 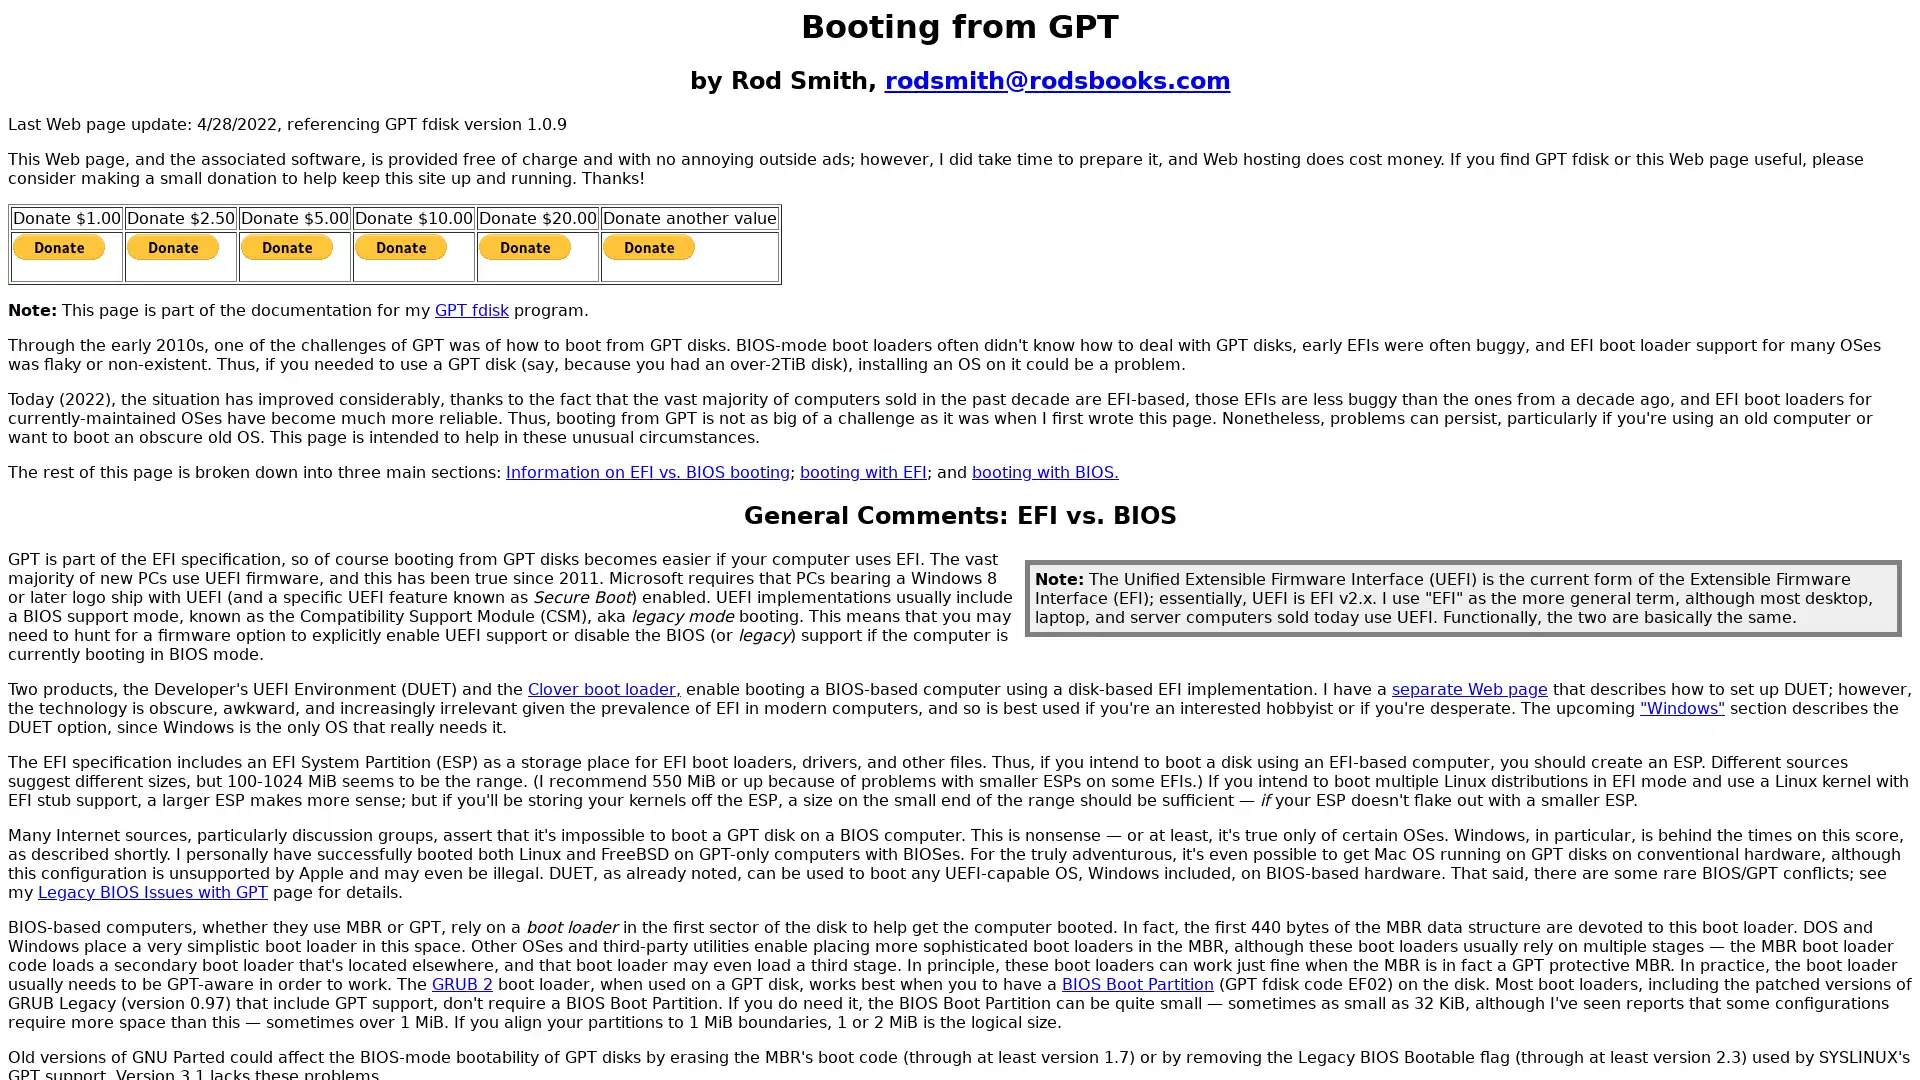 I want to click on PayPal - The safer, easier way to pay online!, so click(x=400, y=245).